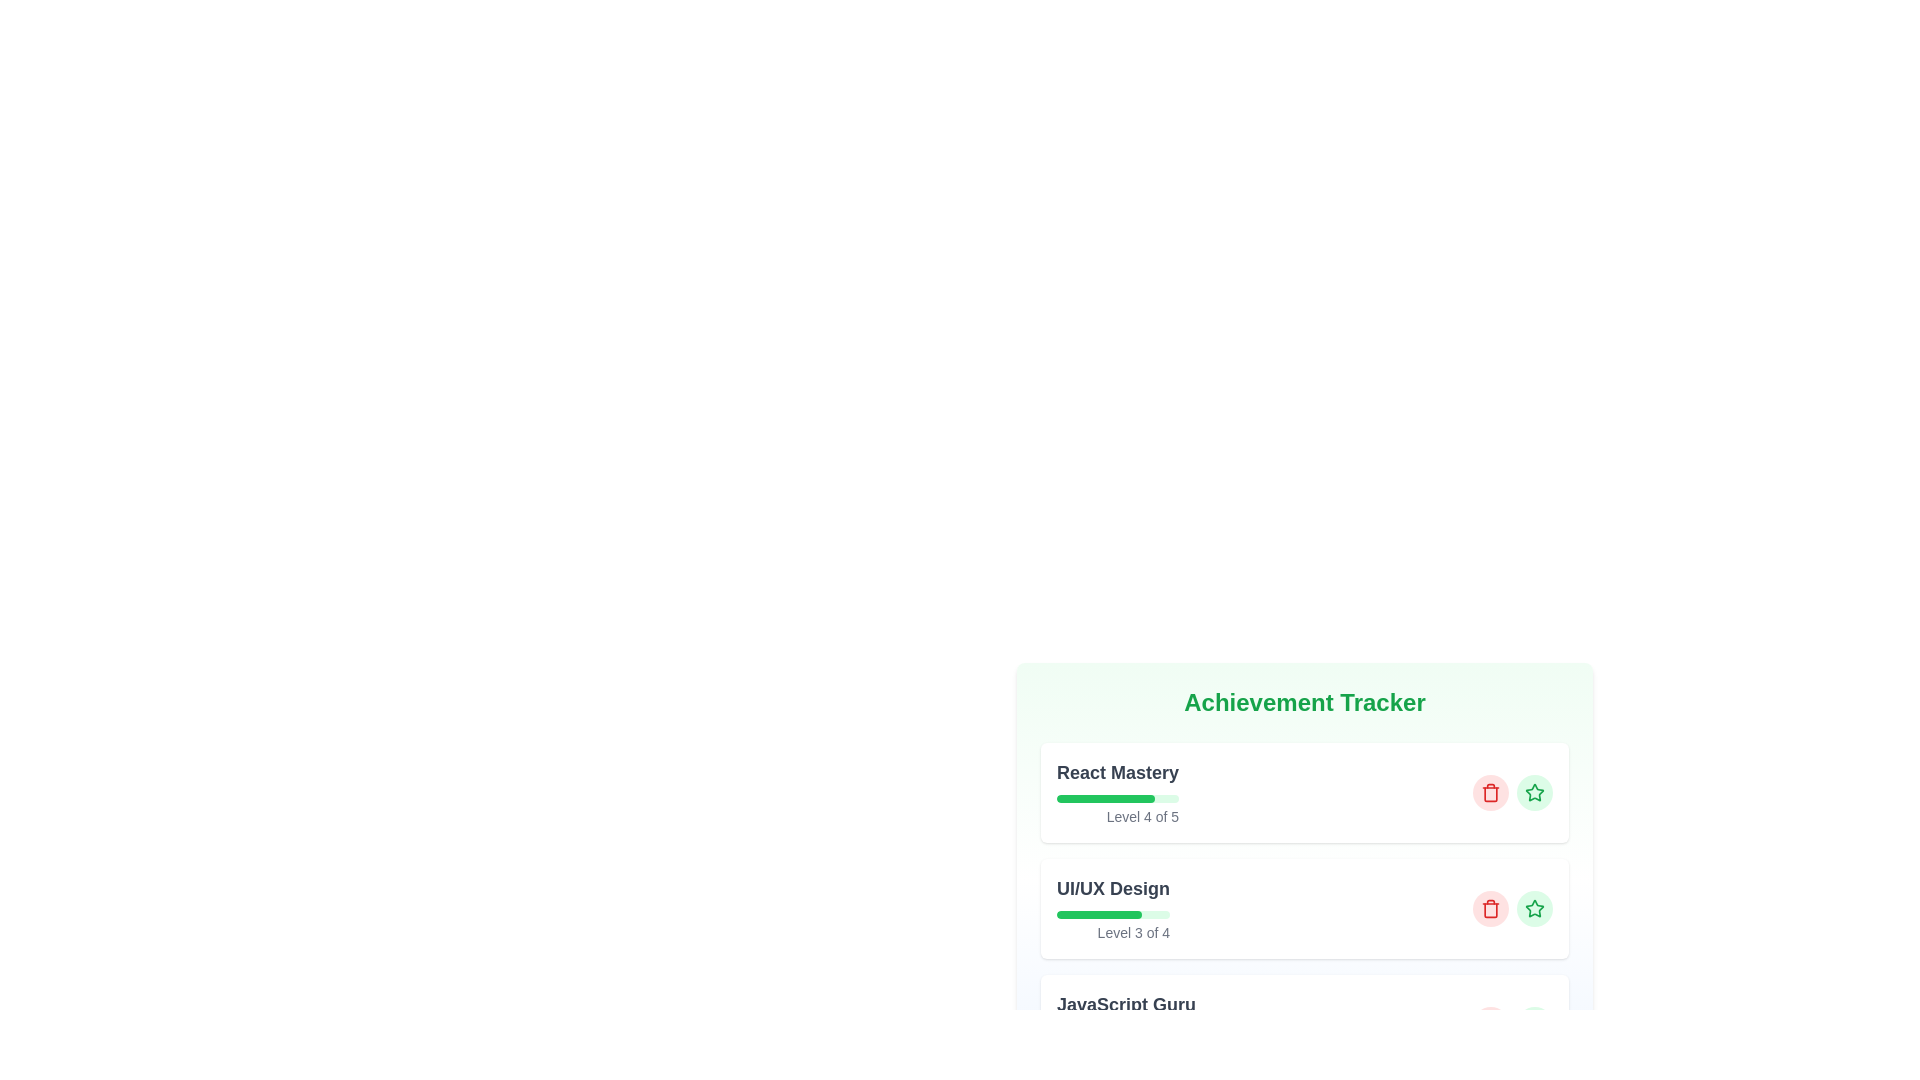  I want to click on the delete button located to the left of the green circular button with a star icon in the Achievement Tracker section, so click(1491, 909).